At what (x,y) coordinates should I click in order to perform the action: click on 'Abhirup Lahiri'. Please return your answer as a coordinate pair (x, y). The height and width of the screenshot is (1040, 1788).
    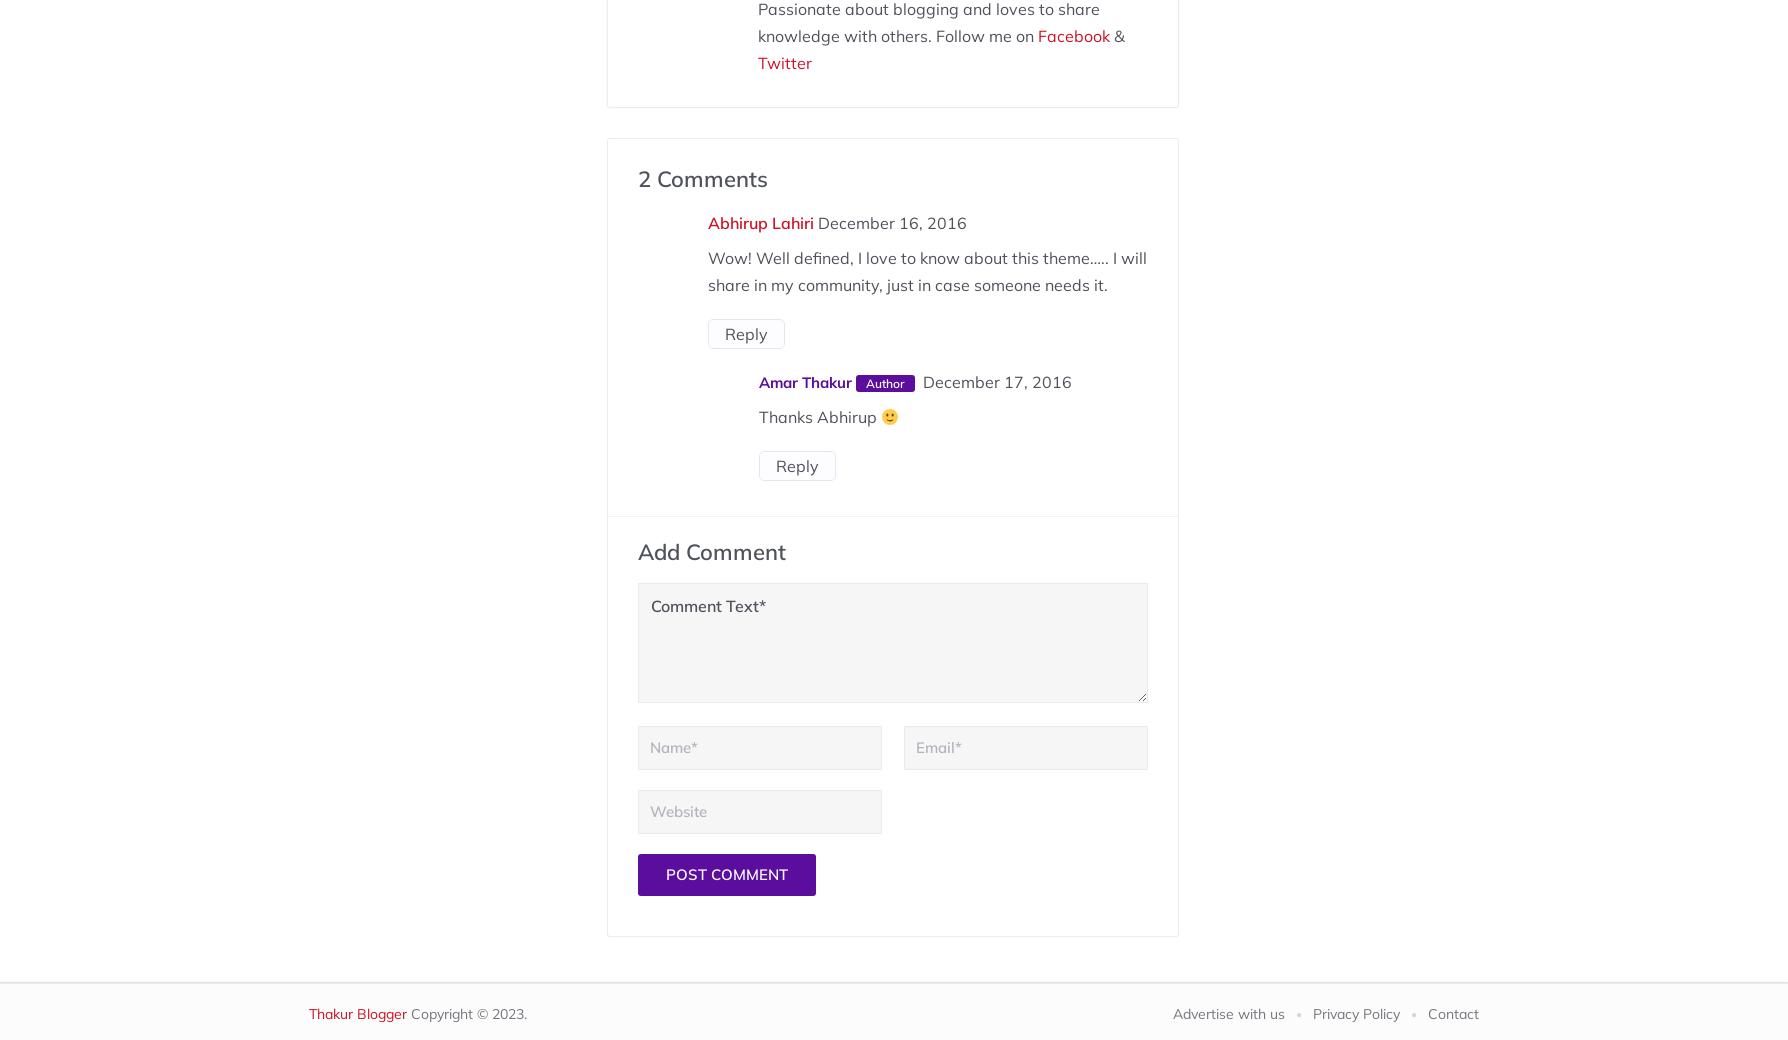
    Looking at the image, I should click on (759, 222).